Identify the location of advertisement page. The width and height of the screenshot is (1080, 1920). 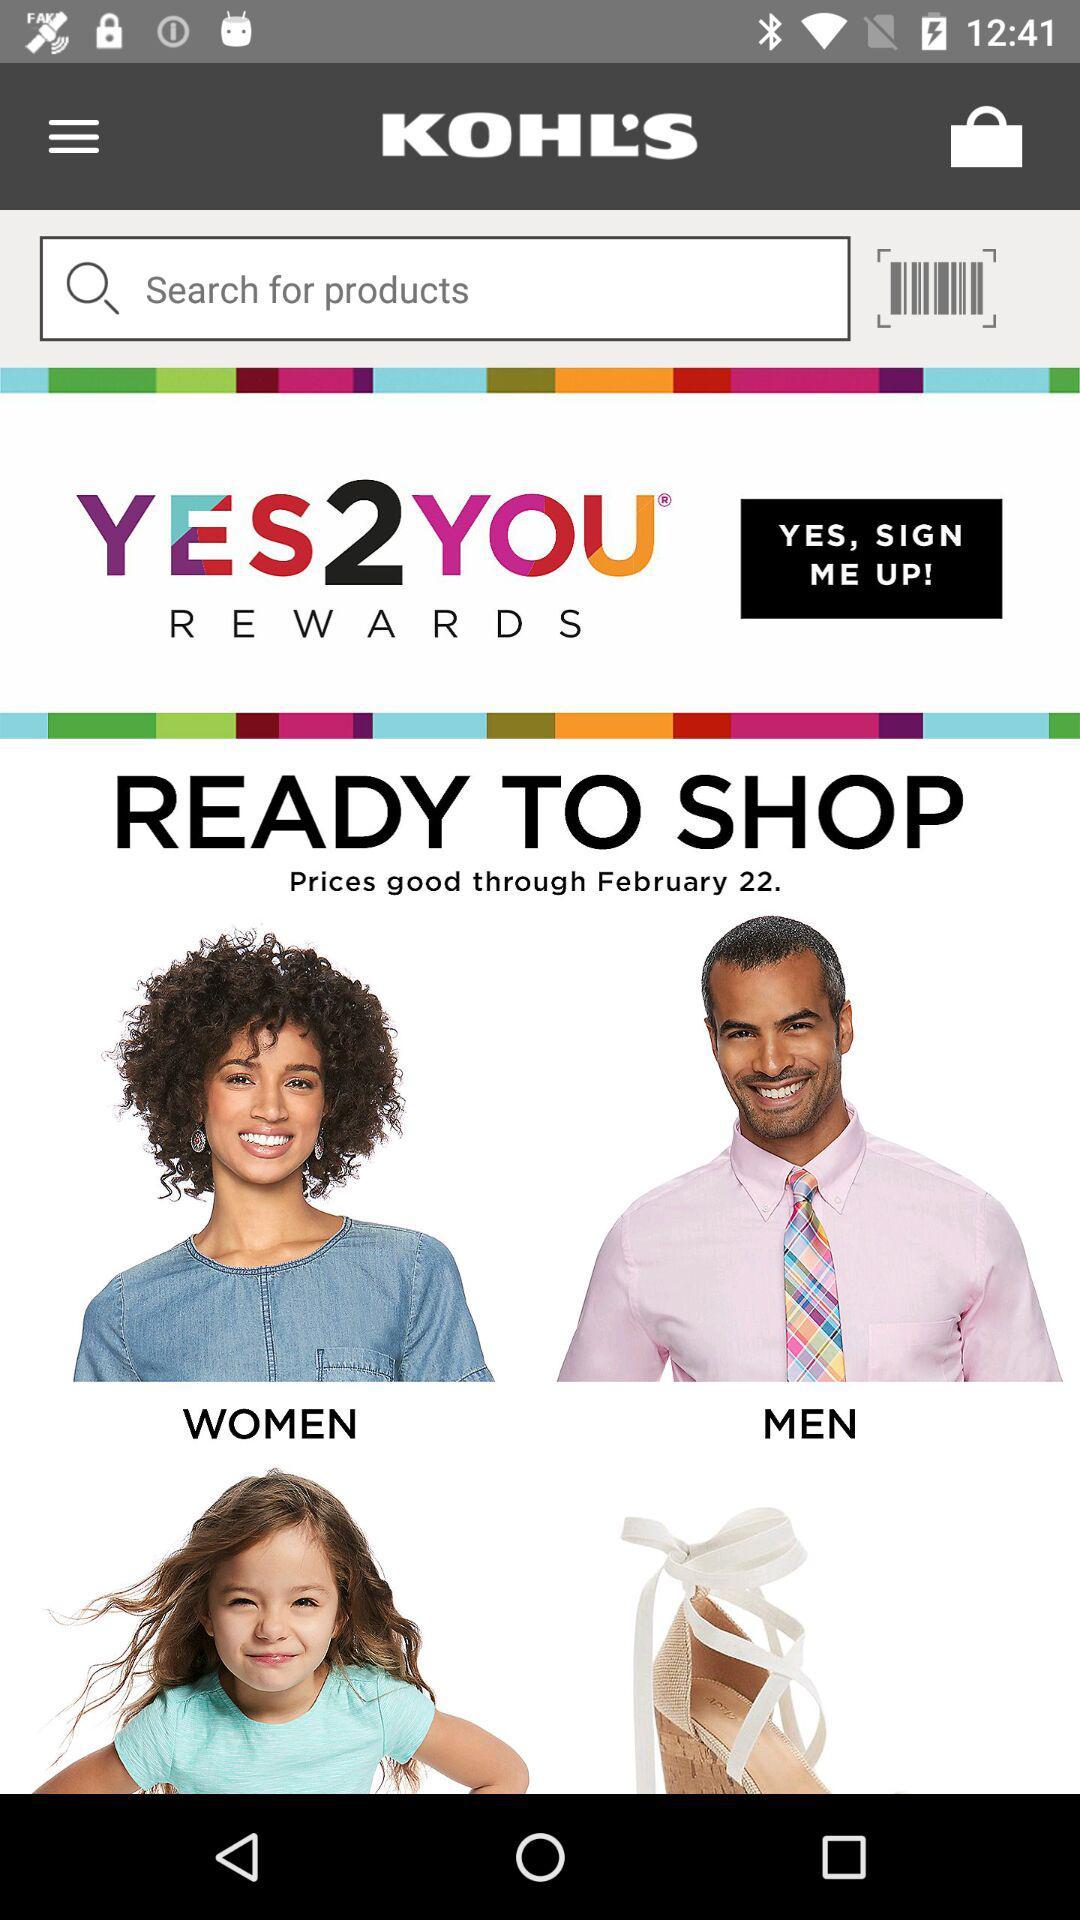
(807, 1186).